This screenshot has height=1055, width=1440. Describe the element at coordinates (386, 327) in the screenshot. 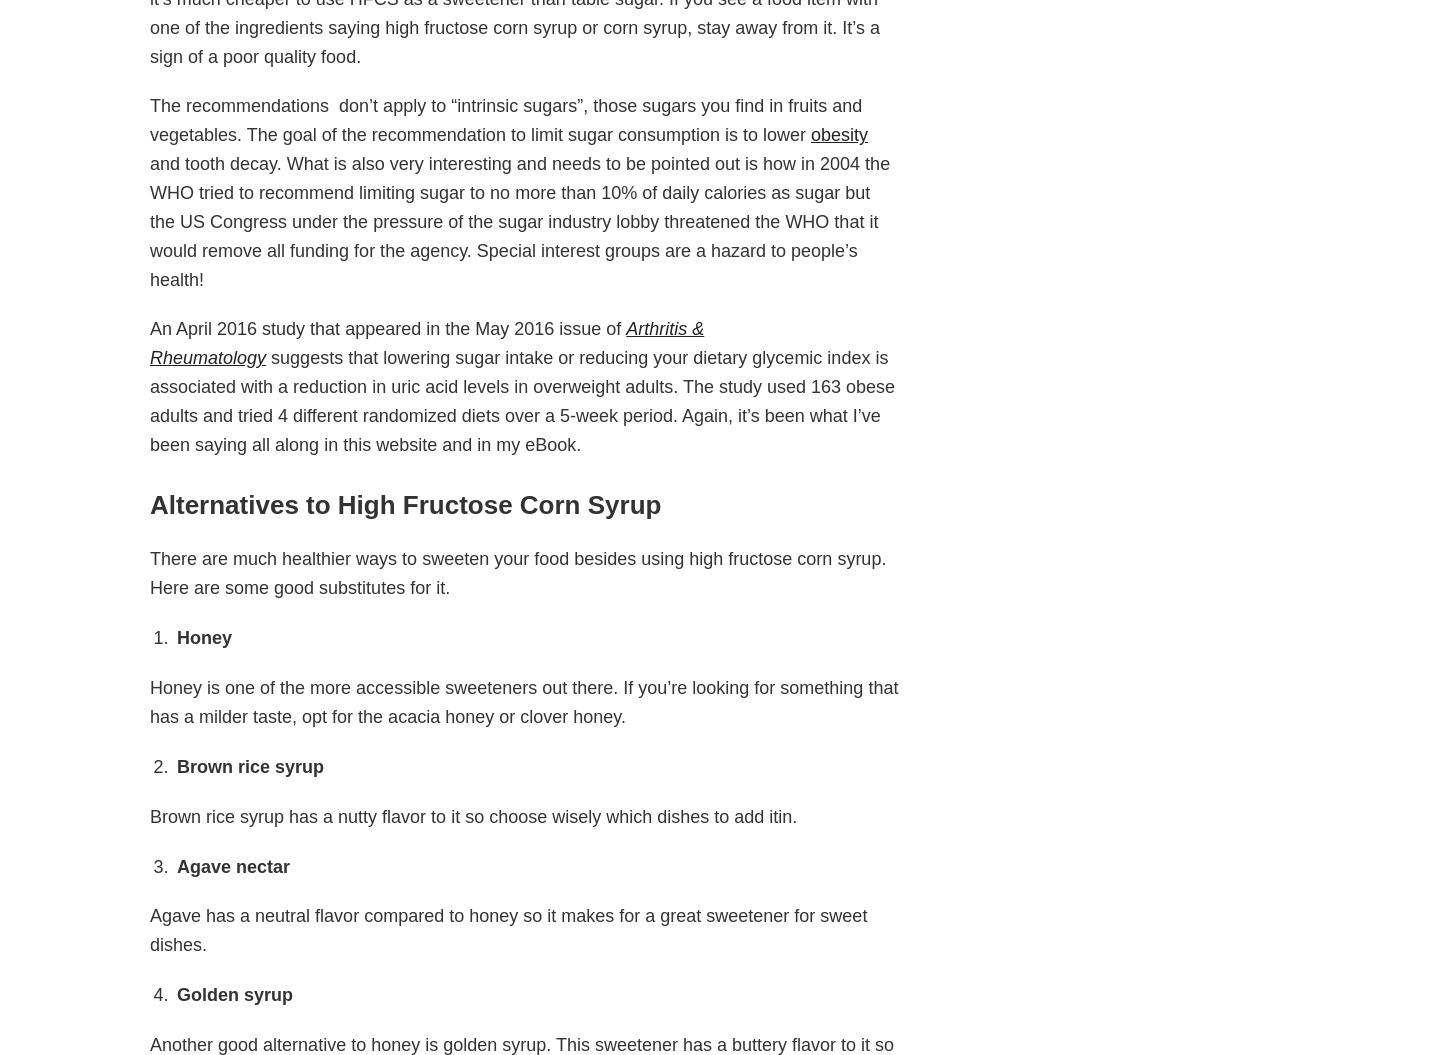

I see `'An April 2016 study that appeared in the May 2016 issue of'` at that location.